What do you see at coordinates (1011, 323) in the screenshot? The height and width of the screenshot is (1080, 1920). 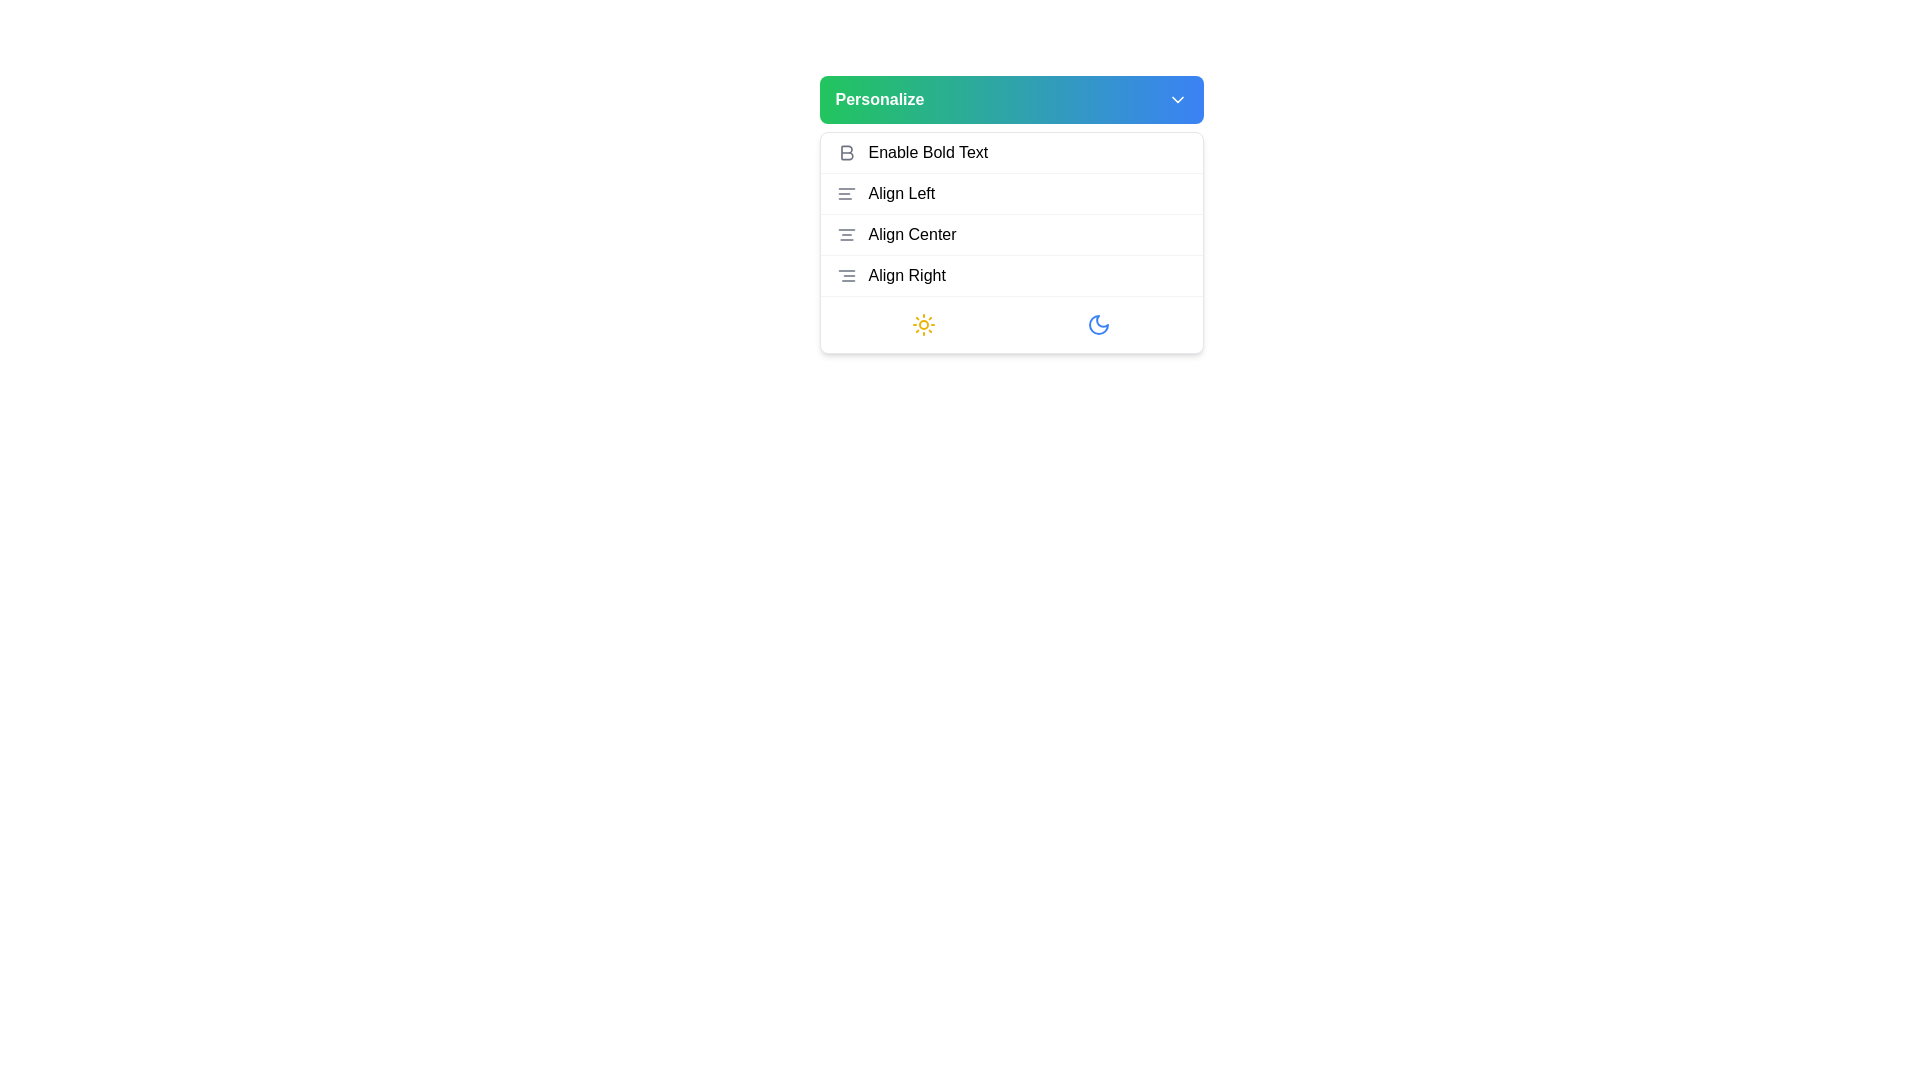 I see `the interactive icons group located at the bottom of the 'Personalize' menu` at bounding box center [1011, 323].